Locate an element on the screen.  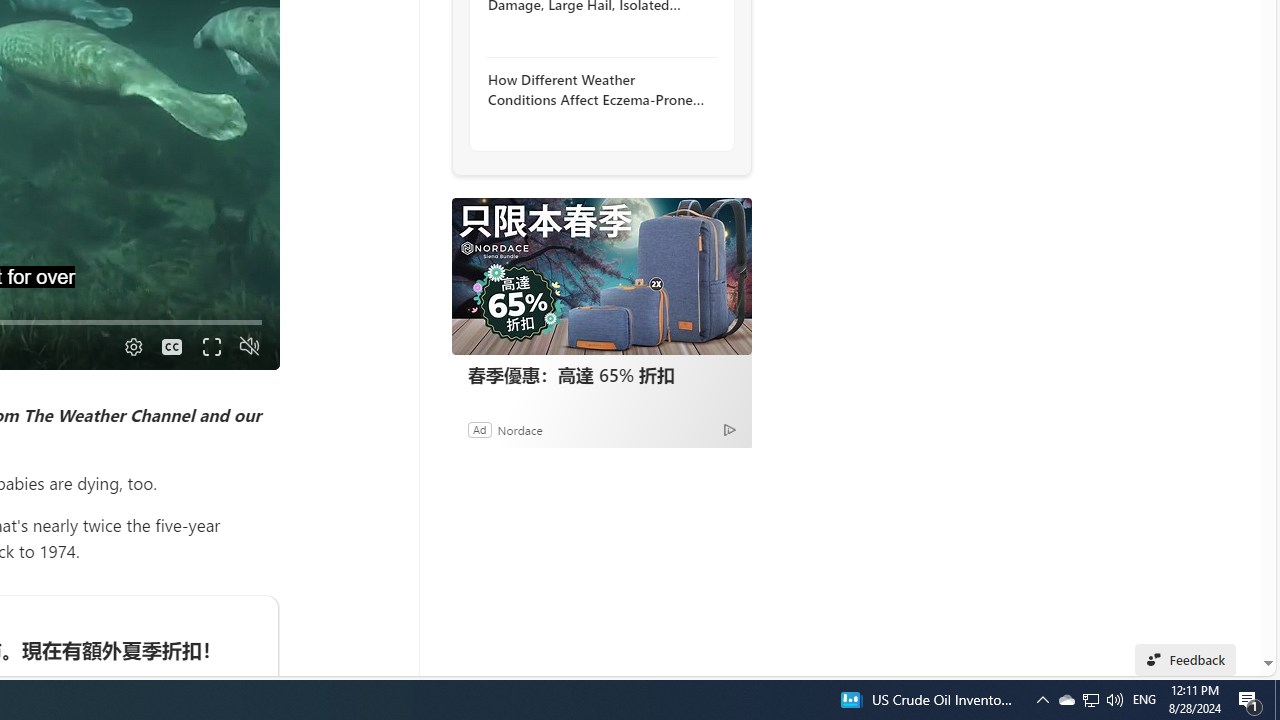
'Unmute' is located at coordinates (248, 346).